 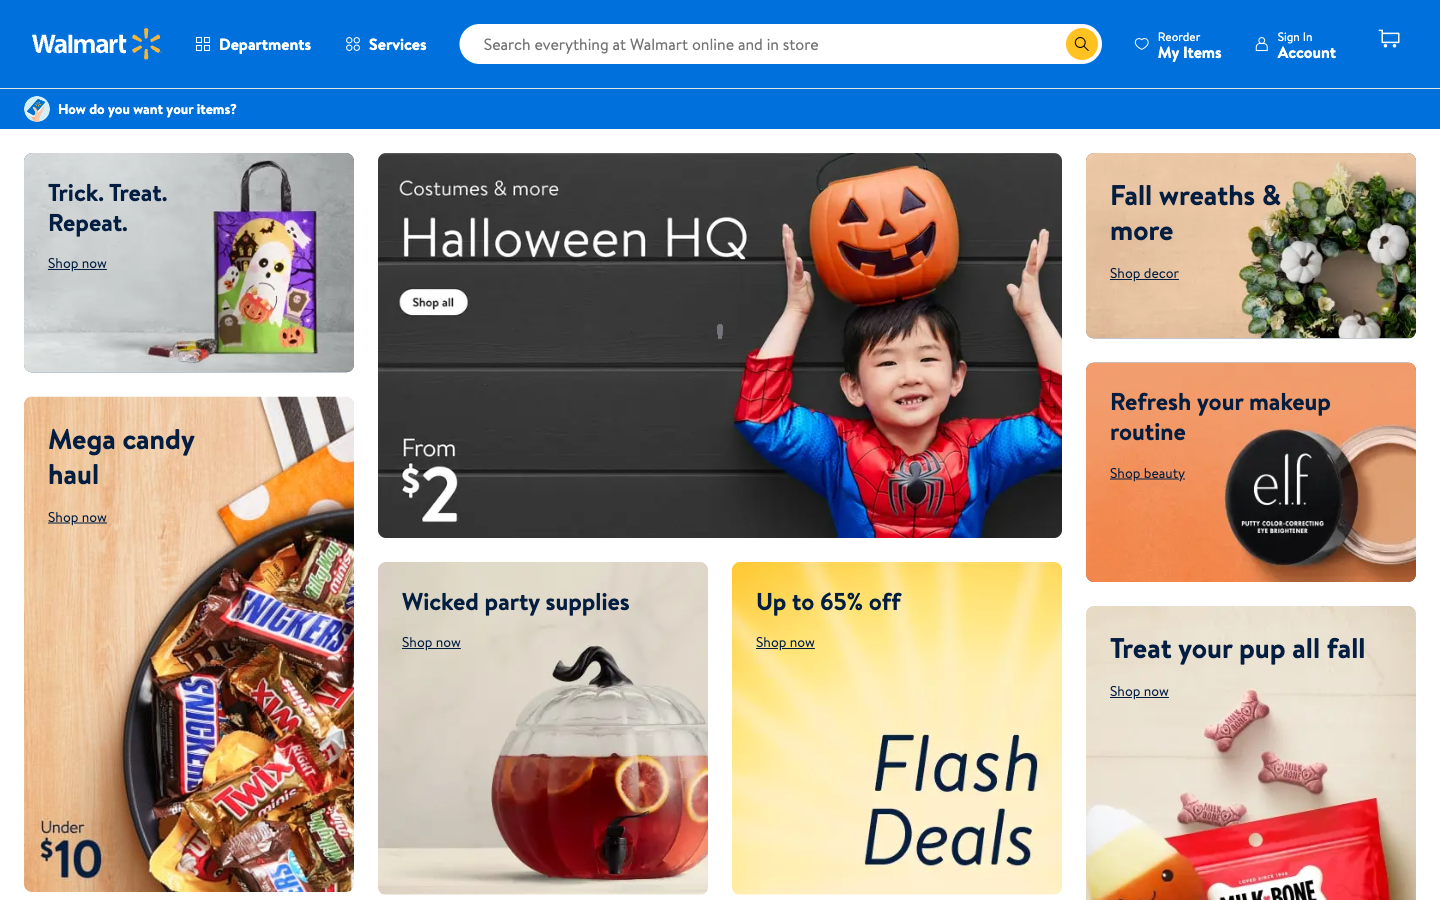 What do you see at coordinates (785, 641) in the screenshot?
I see `flash deals webpage via shop now button` at bounding box center [785, 641].